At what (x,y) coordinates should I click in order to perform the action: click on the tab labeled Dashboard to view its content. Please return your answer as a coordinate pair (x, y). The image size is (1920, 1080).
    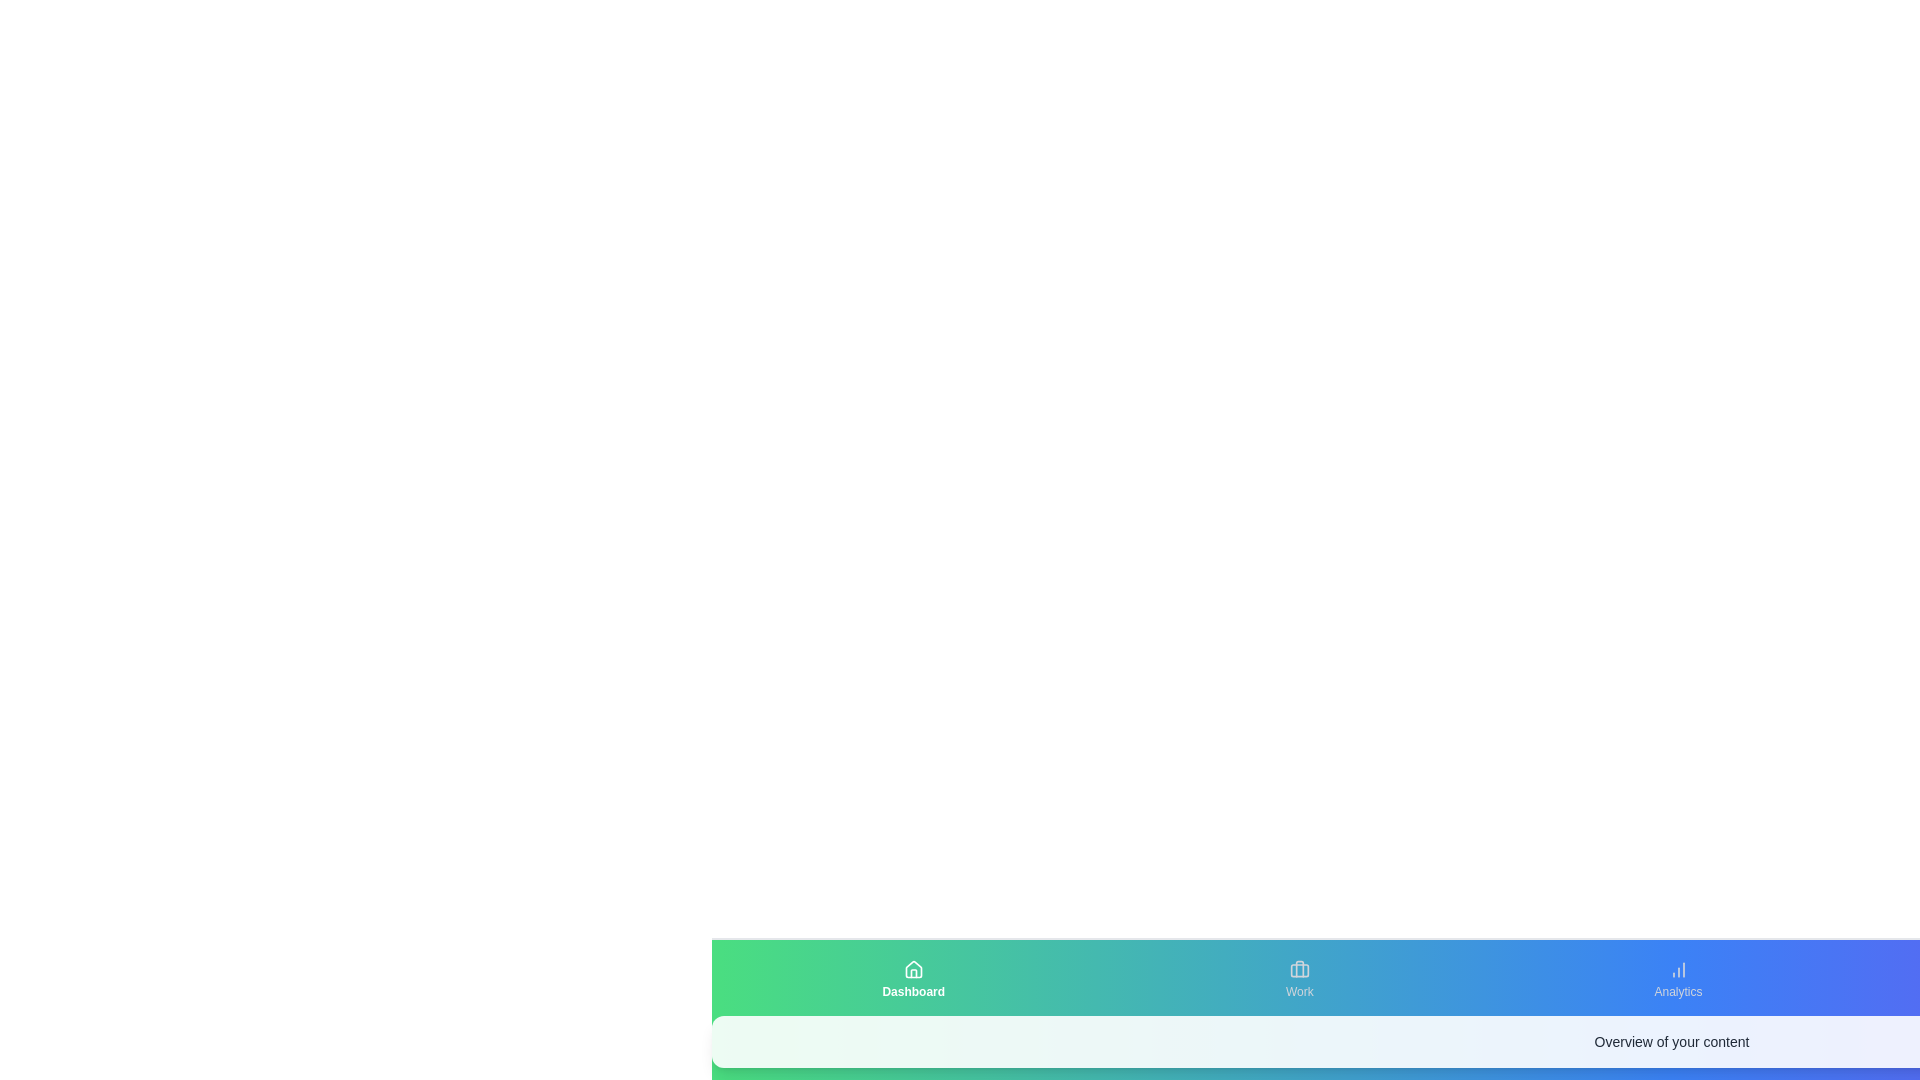
    Looking at the image, I should click on (912, 978).